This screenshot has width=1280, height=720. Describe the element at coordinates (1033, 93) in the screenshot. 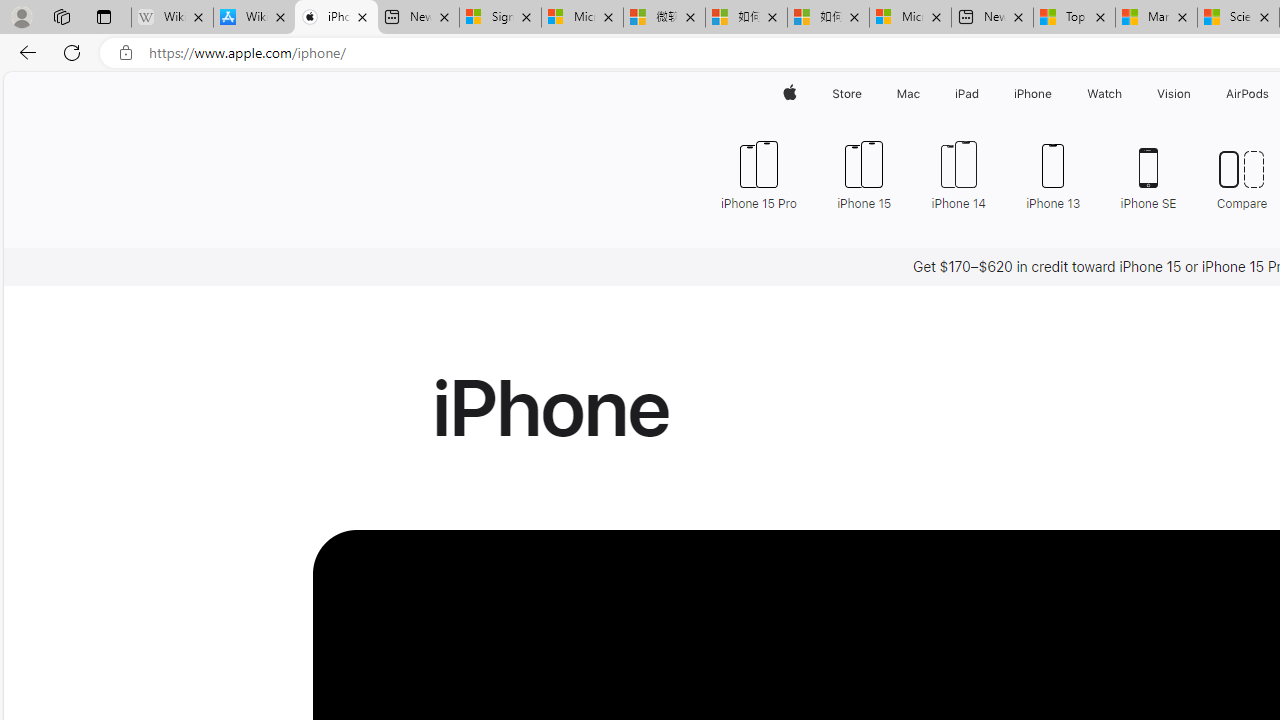

I see `'iPhone'` at that location.